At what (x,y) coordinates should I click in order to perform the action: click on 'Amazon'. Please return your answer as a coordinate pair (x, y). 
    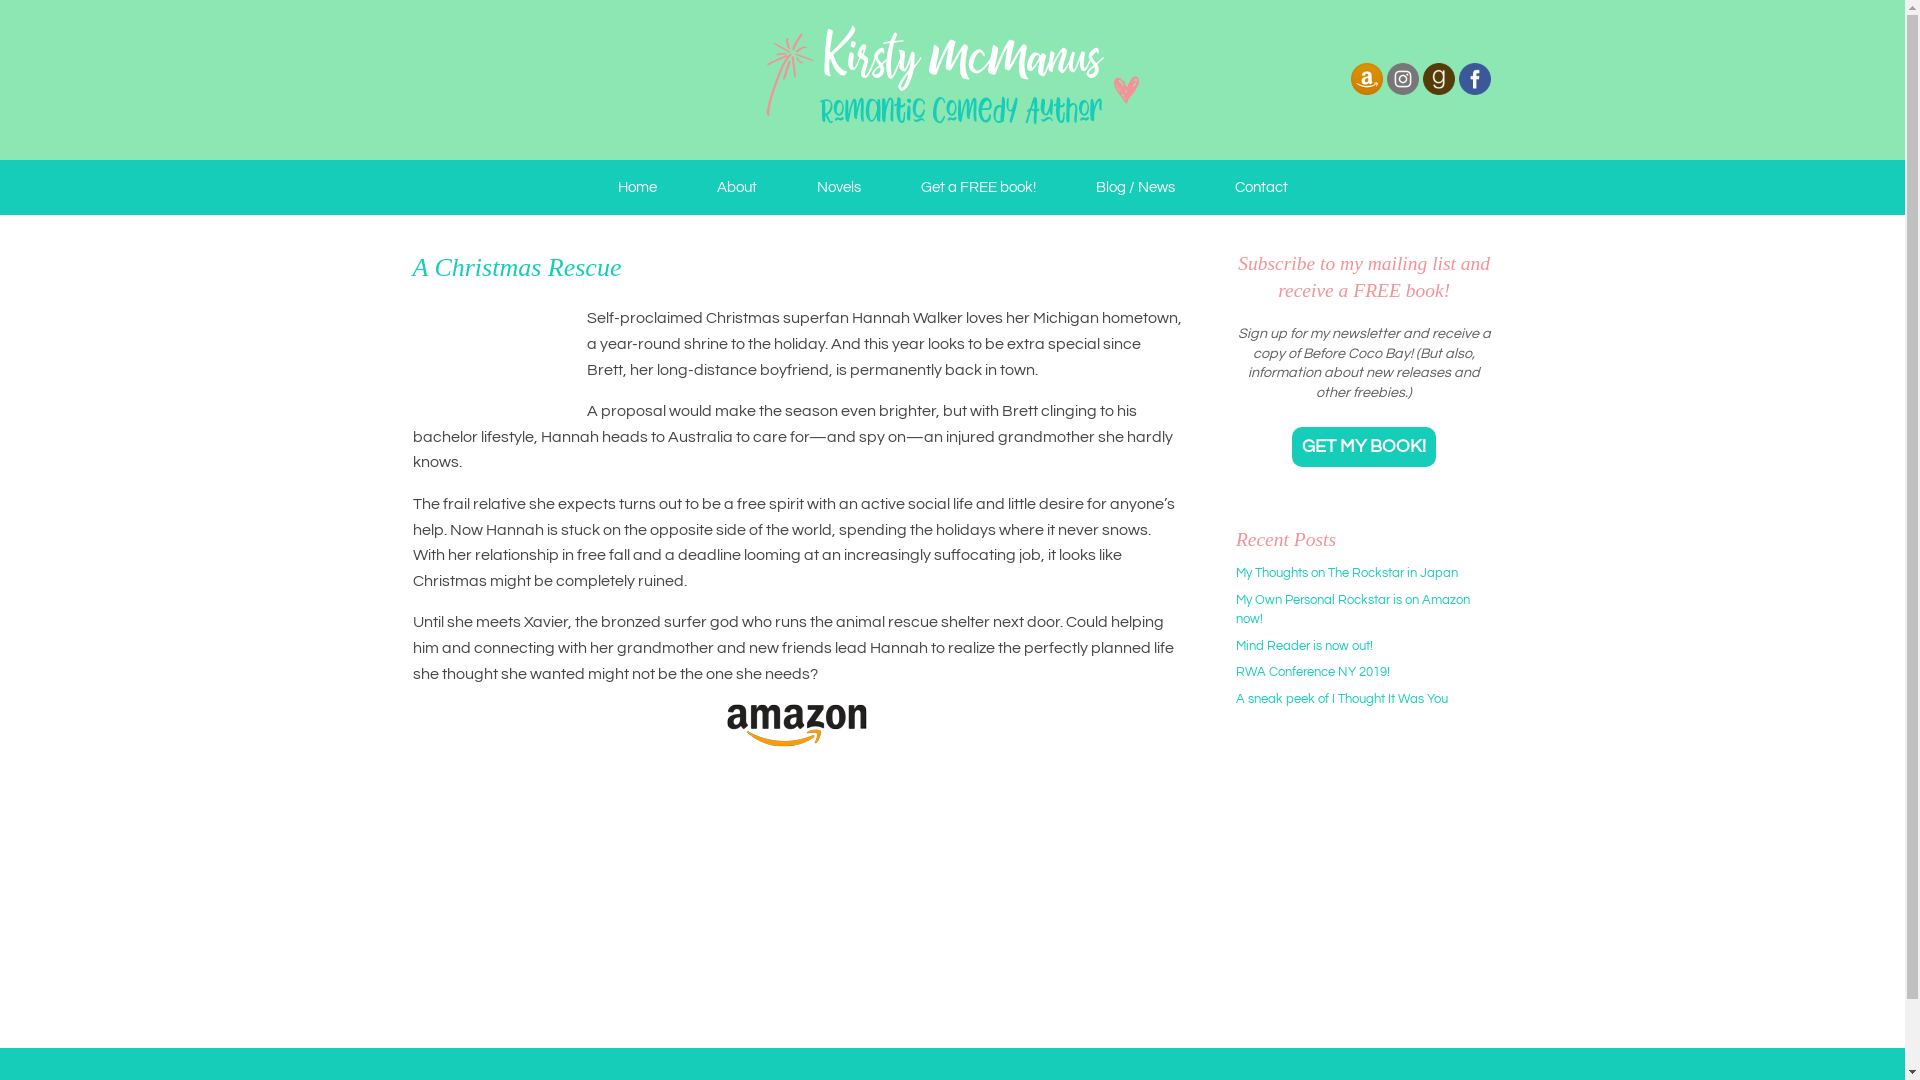
    Looking at the image, I should click on (1365, 76).